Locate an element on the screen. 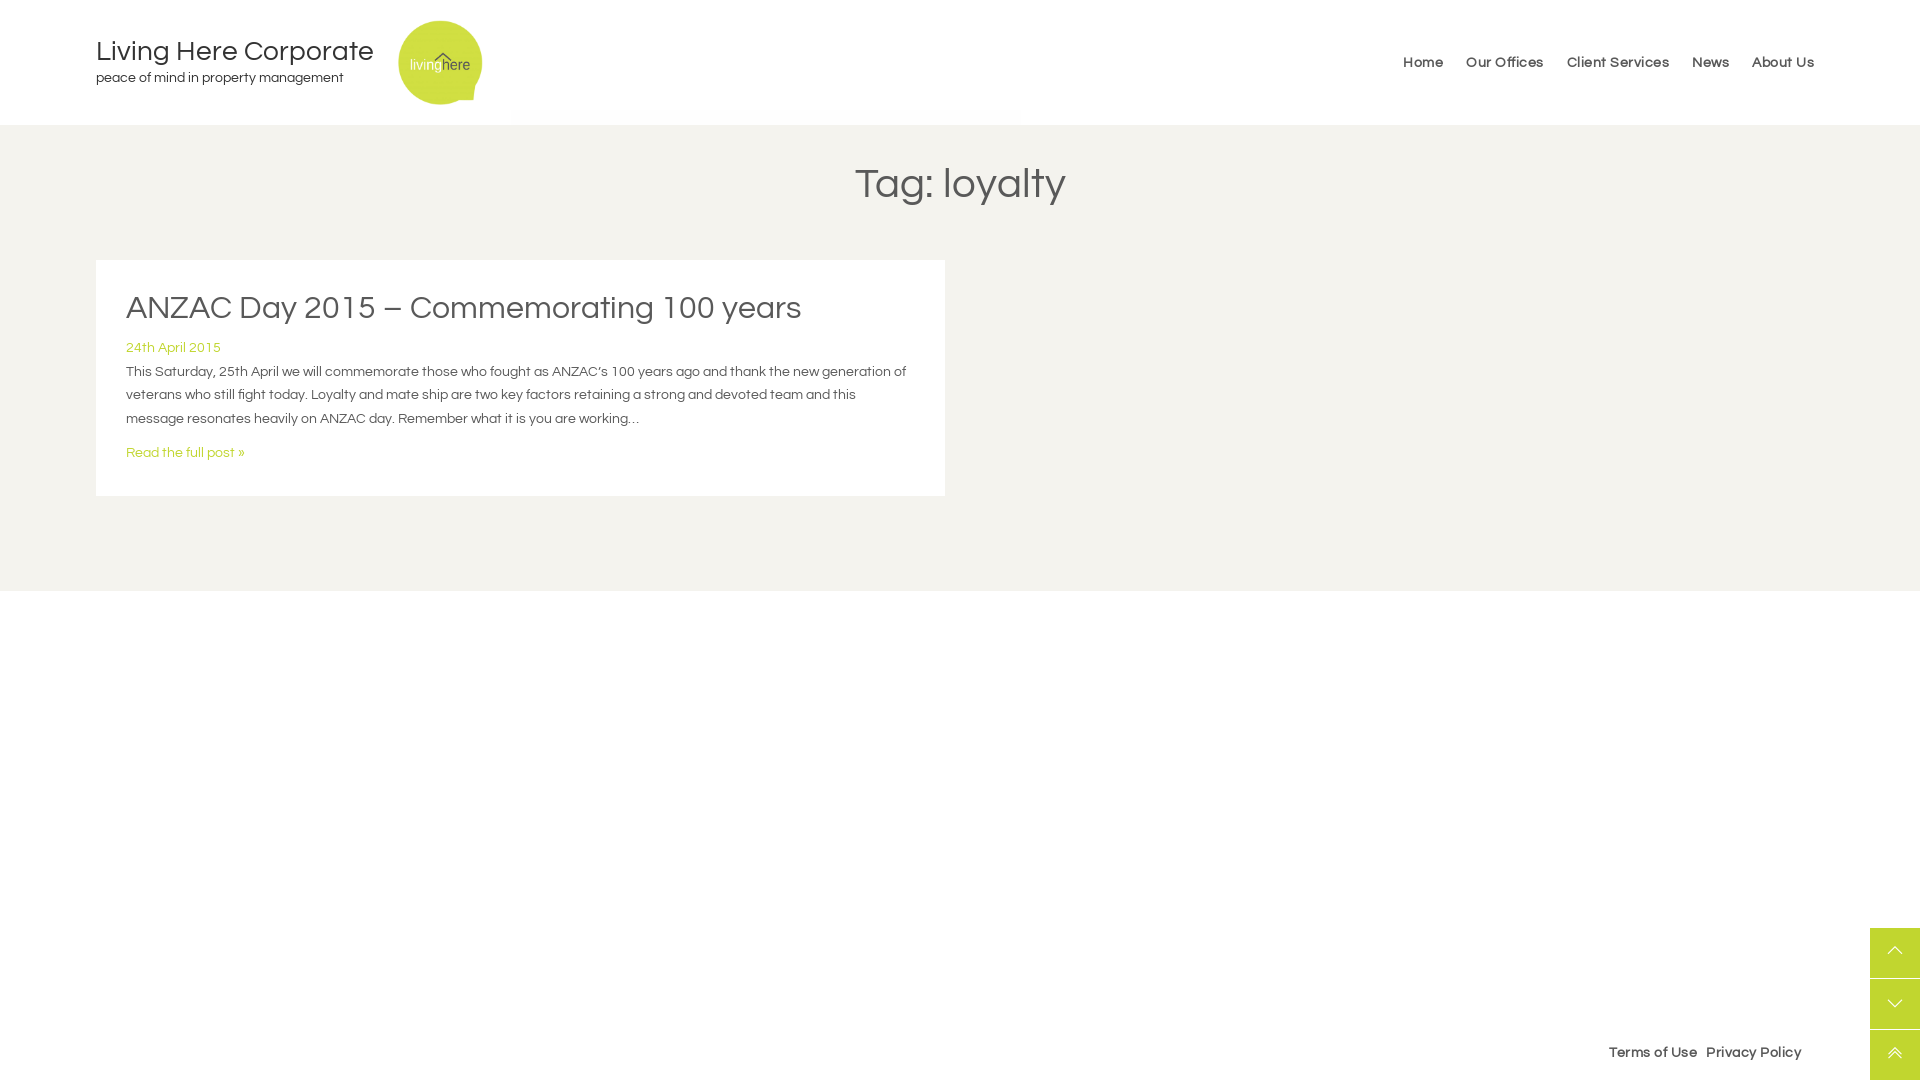 This screenshot has width=1920, height=1080. 'Client Services' is located at coordinates (1617, 60).